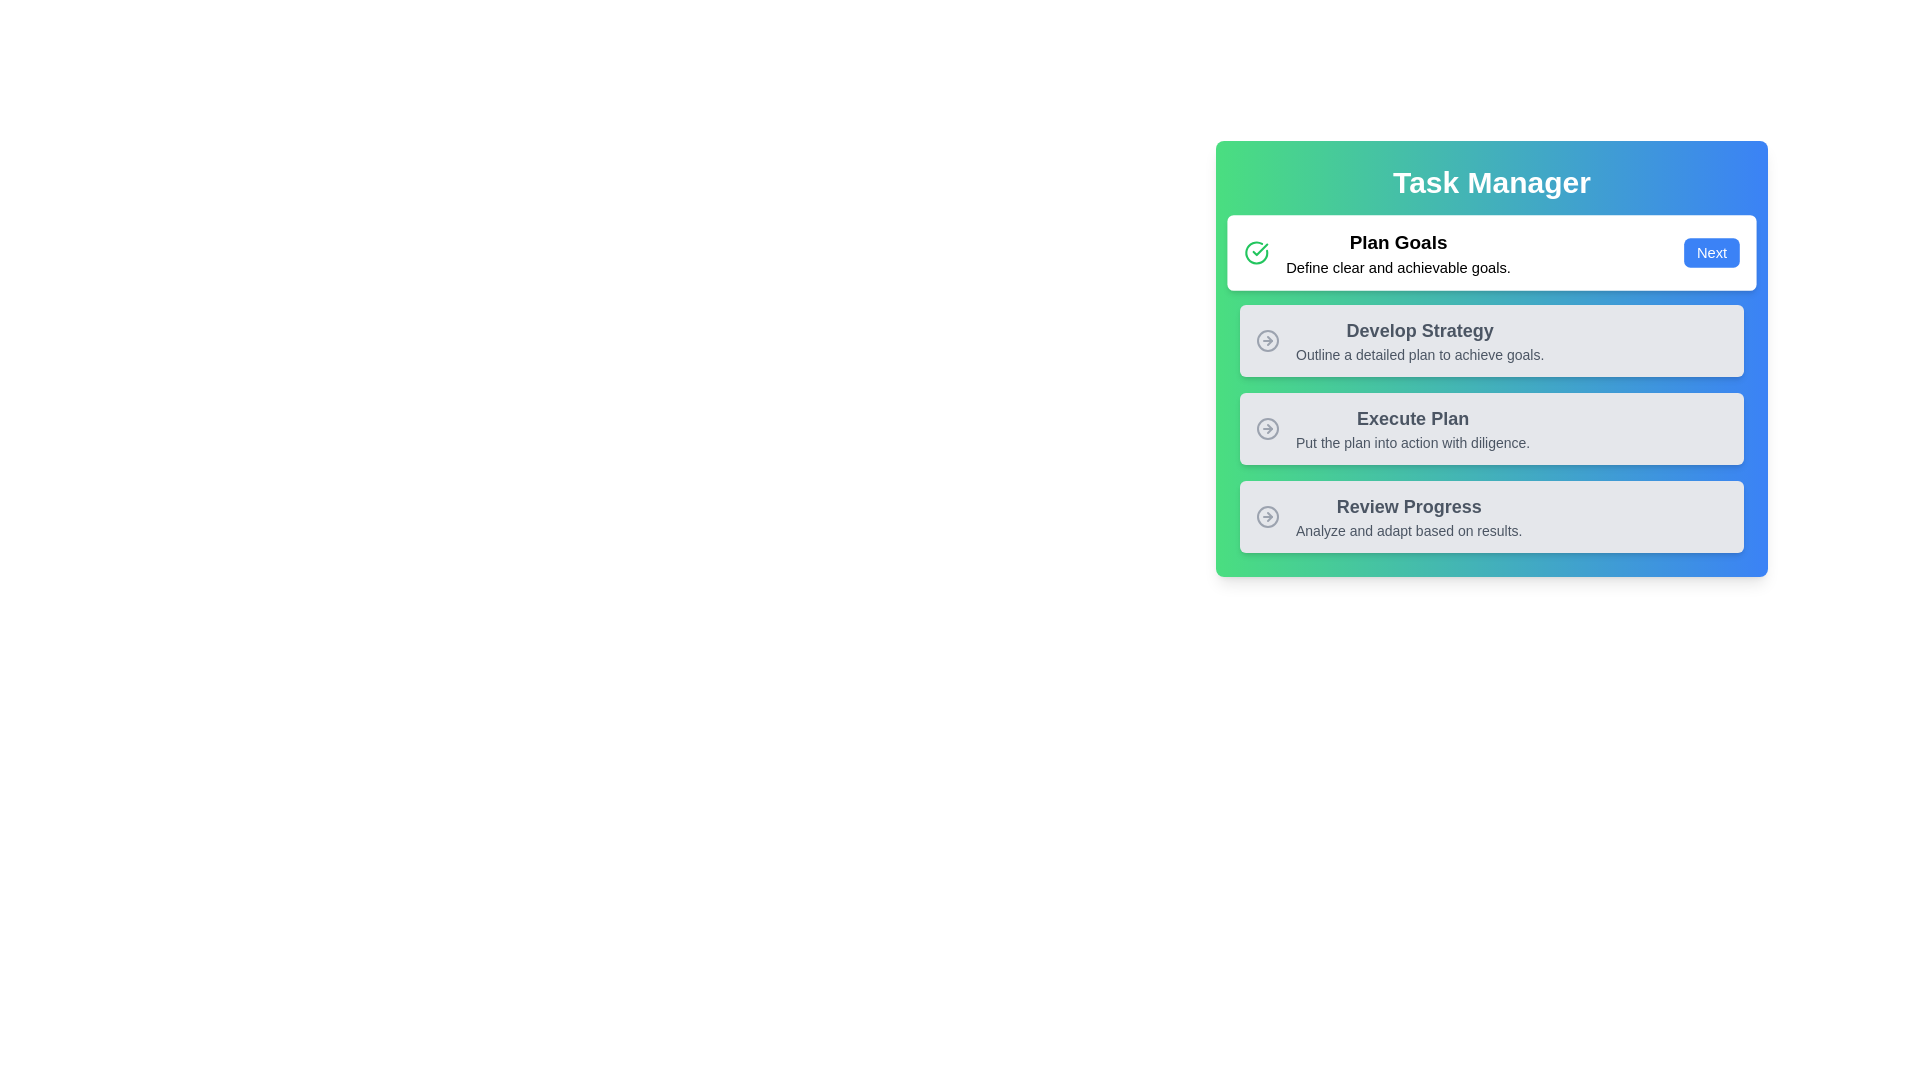 The width and height of the screenshot is (1920, 1080). Describe the element at coordinates (1266, 339) in the screenshot. I see `the icon indicating the 'Develop Strategy' task, positioned to the left of the task title` at that location.